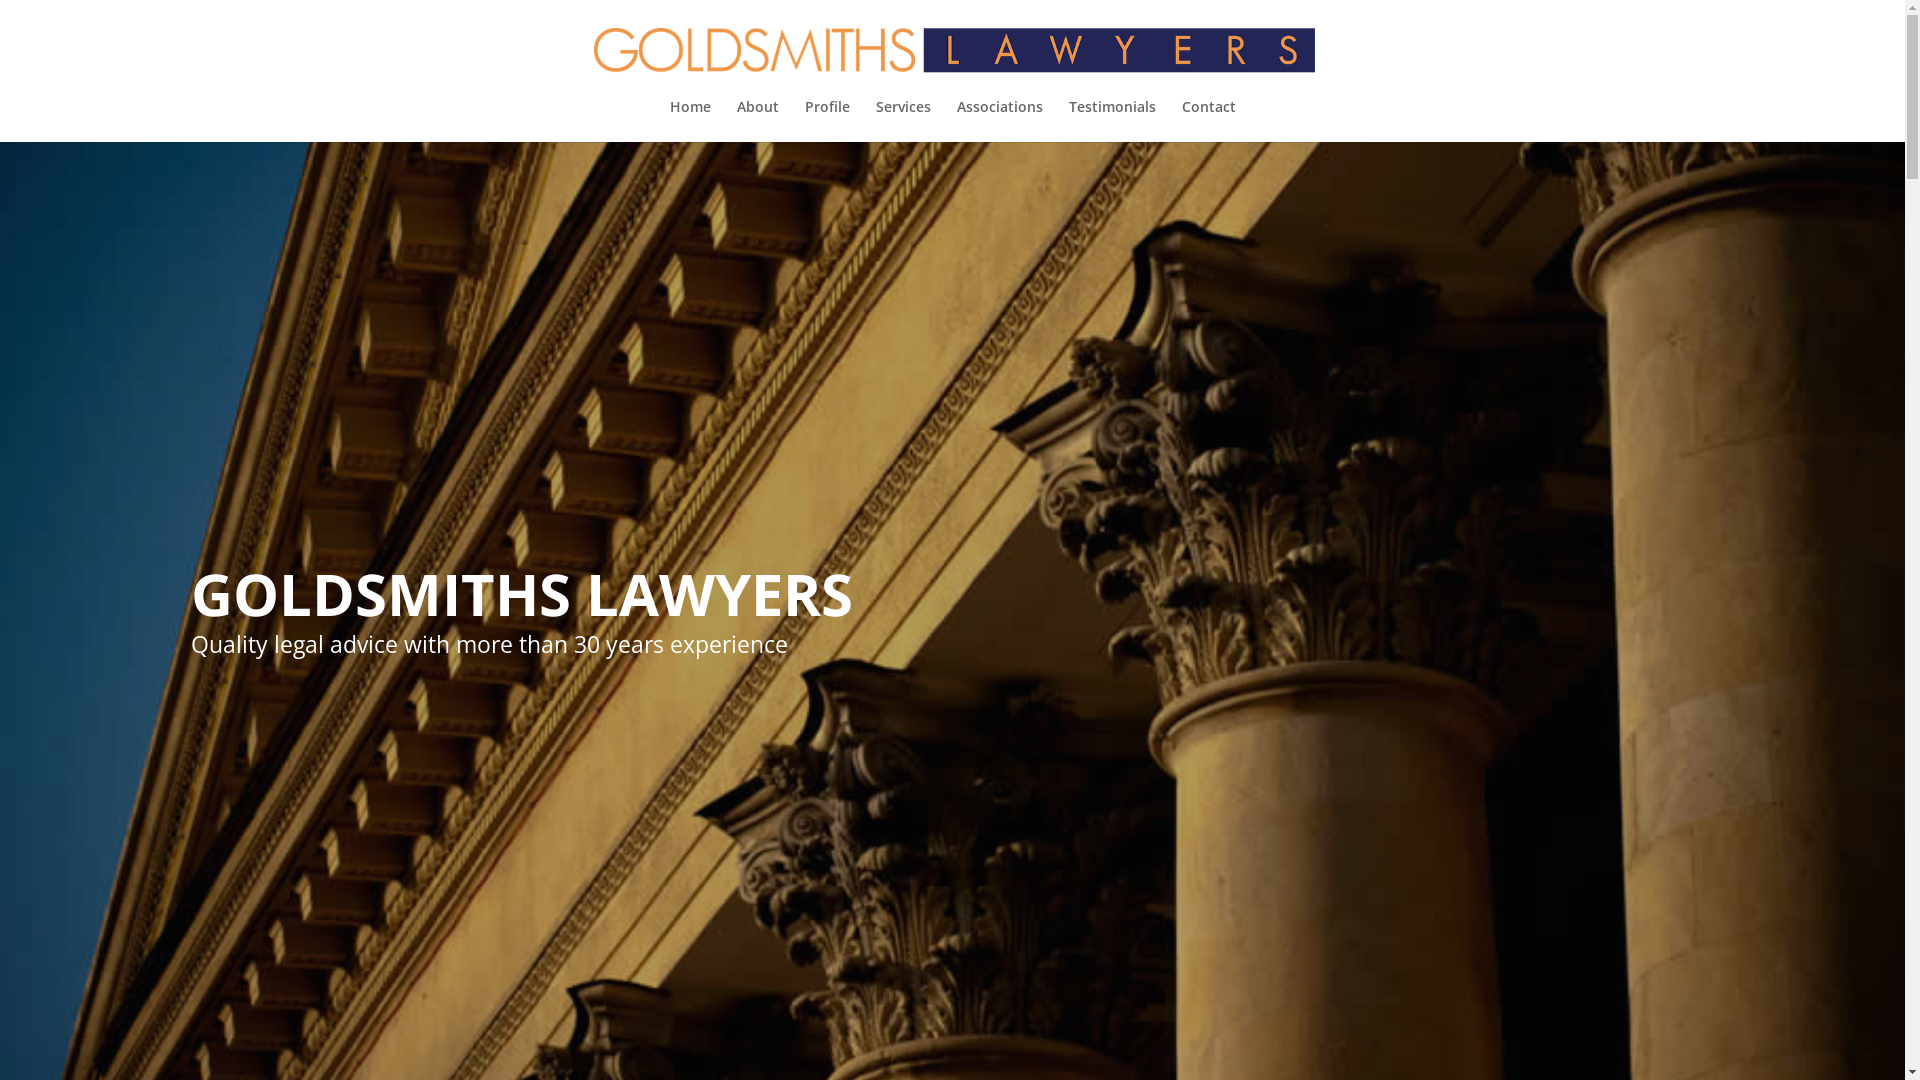  What do you see at coordinates (670, 120) in the screenshot?
I see `'Home'` at bounding box center [670, 120].